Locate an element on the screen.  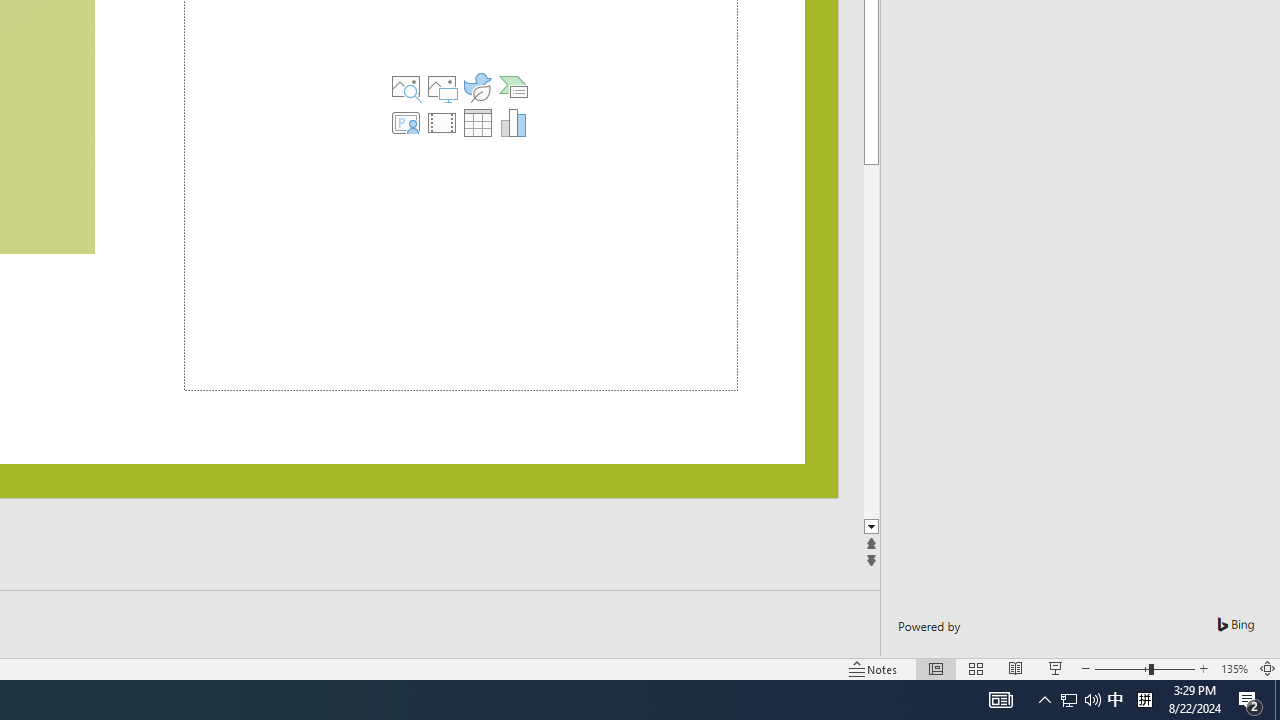
'Stock Images' is located at coordinates (405, 86).